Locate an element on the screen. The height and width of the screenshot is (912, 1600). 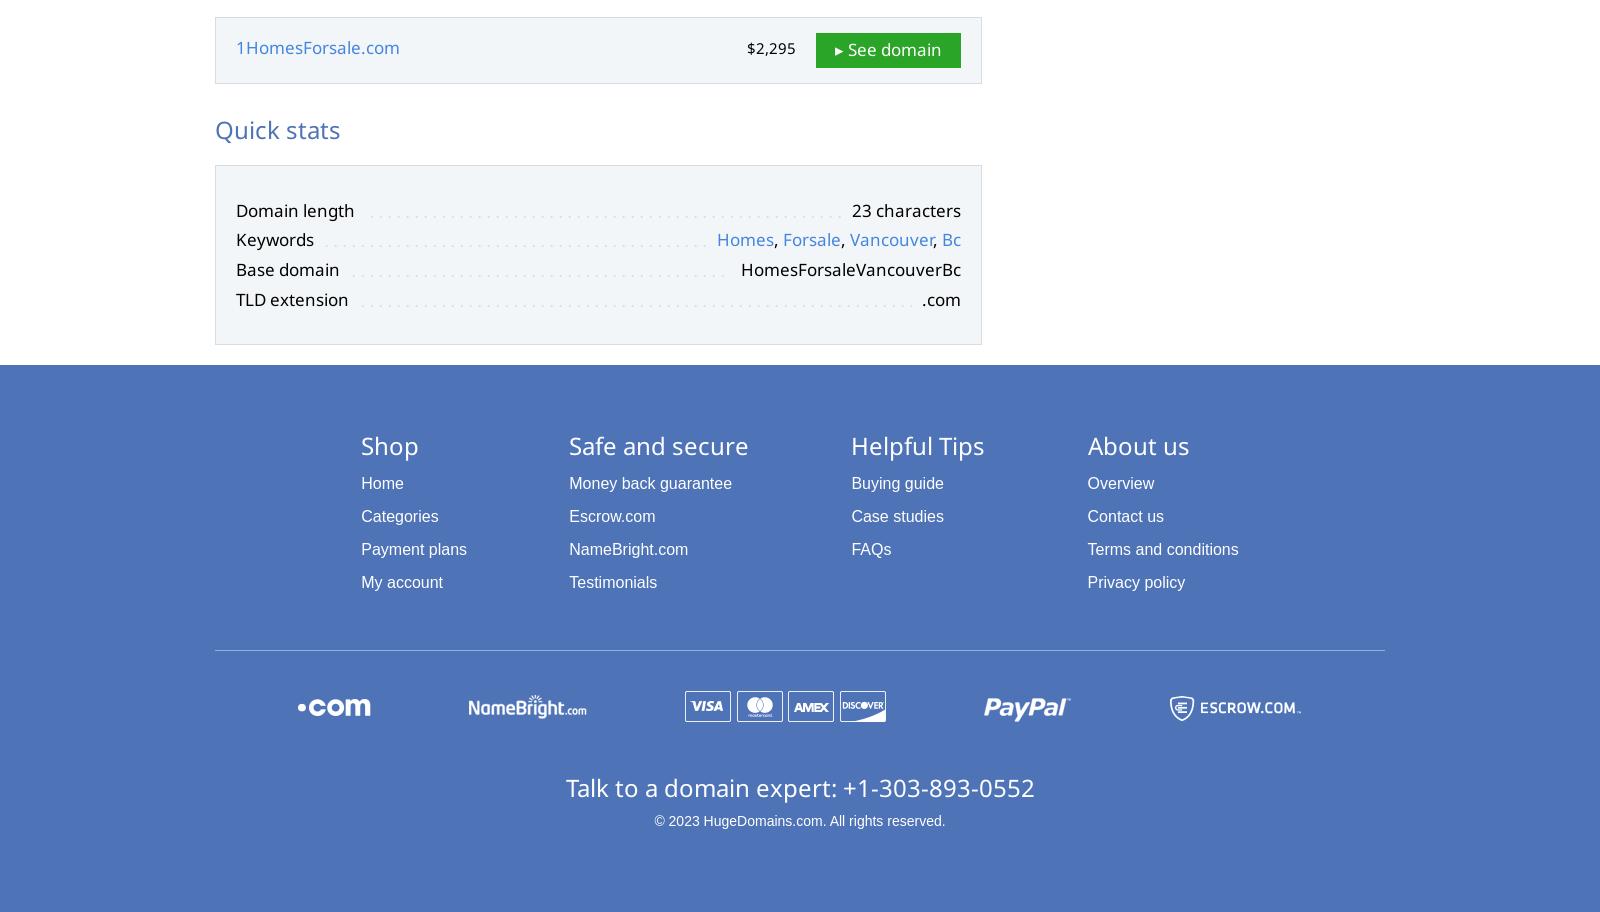
'23 characters' is located at coordinates (905, 208).